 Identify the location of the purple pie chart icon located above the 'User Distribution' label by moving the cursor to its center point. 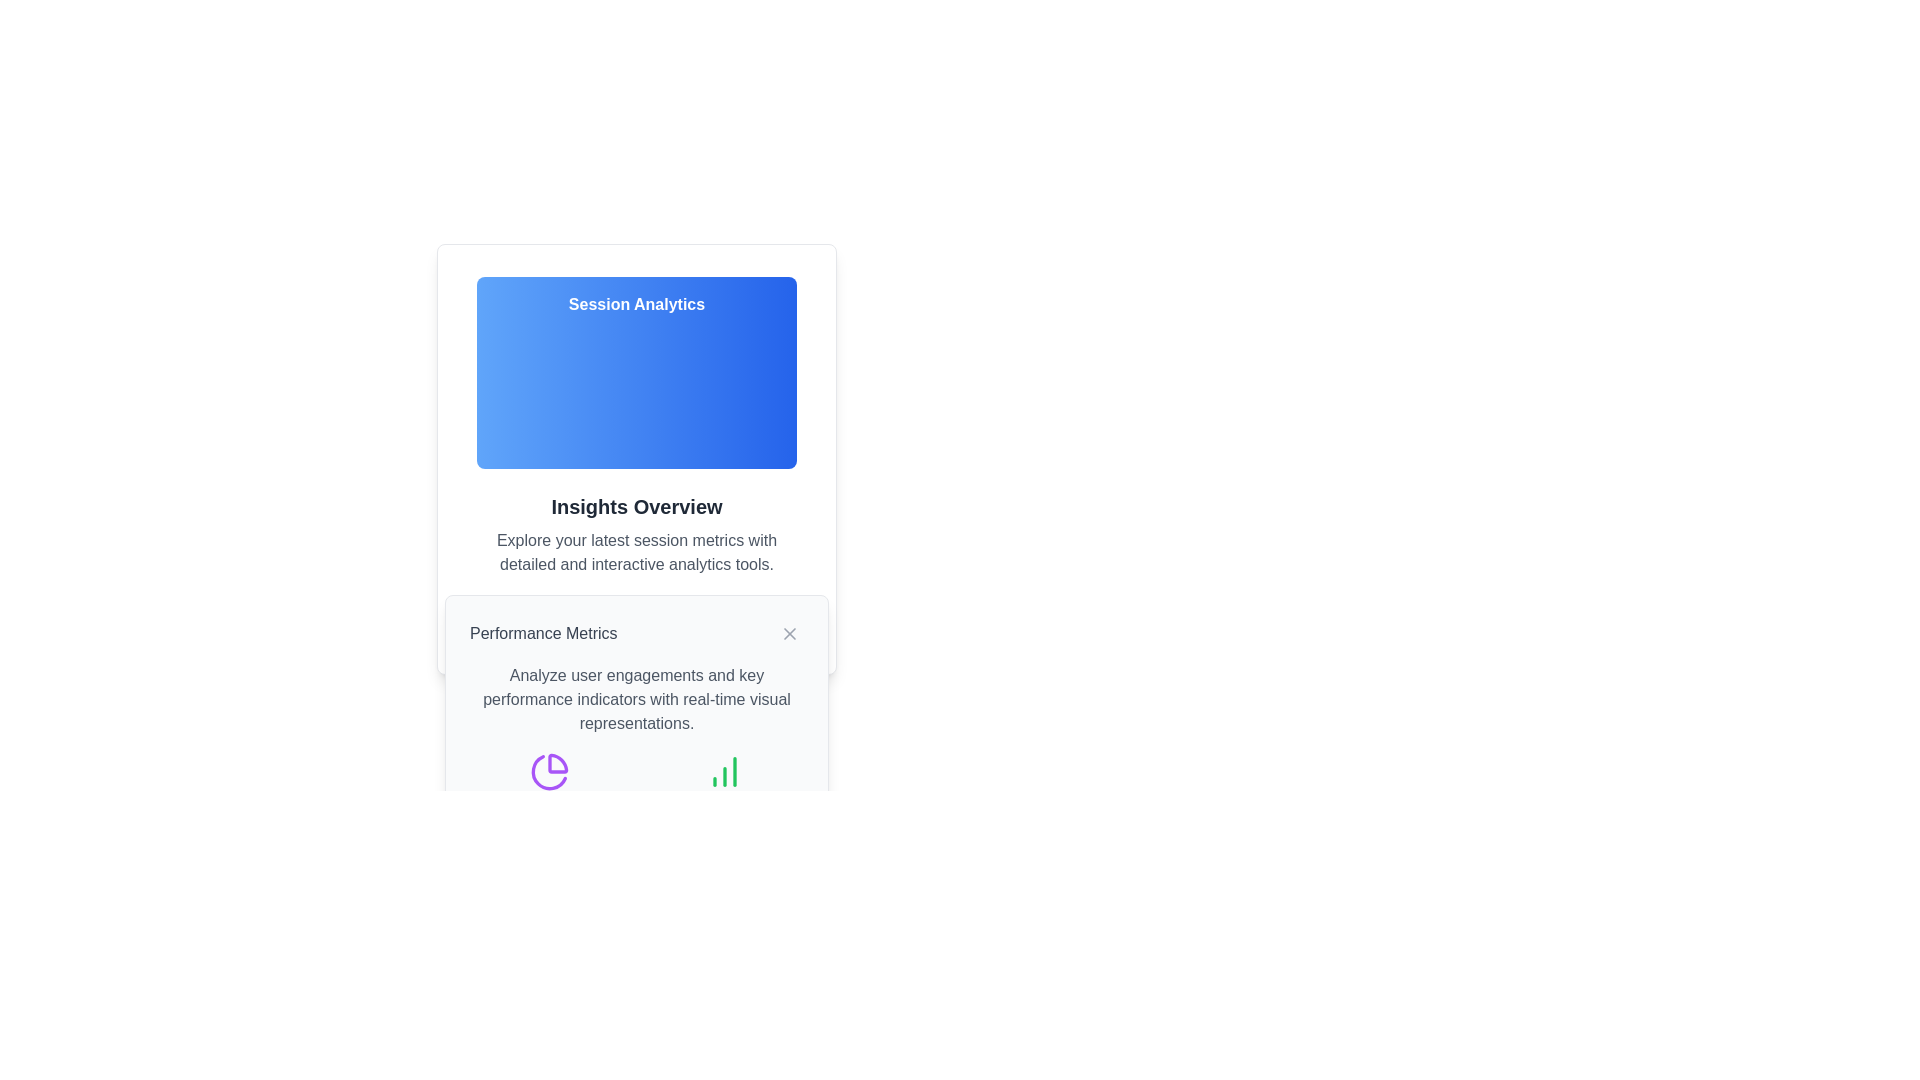
(549, 785).